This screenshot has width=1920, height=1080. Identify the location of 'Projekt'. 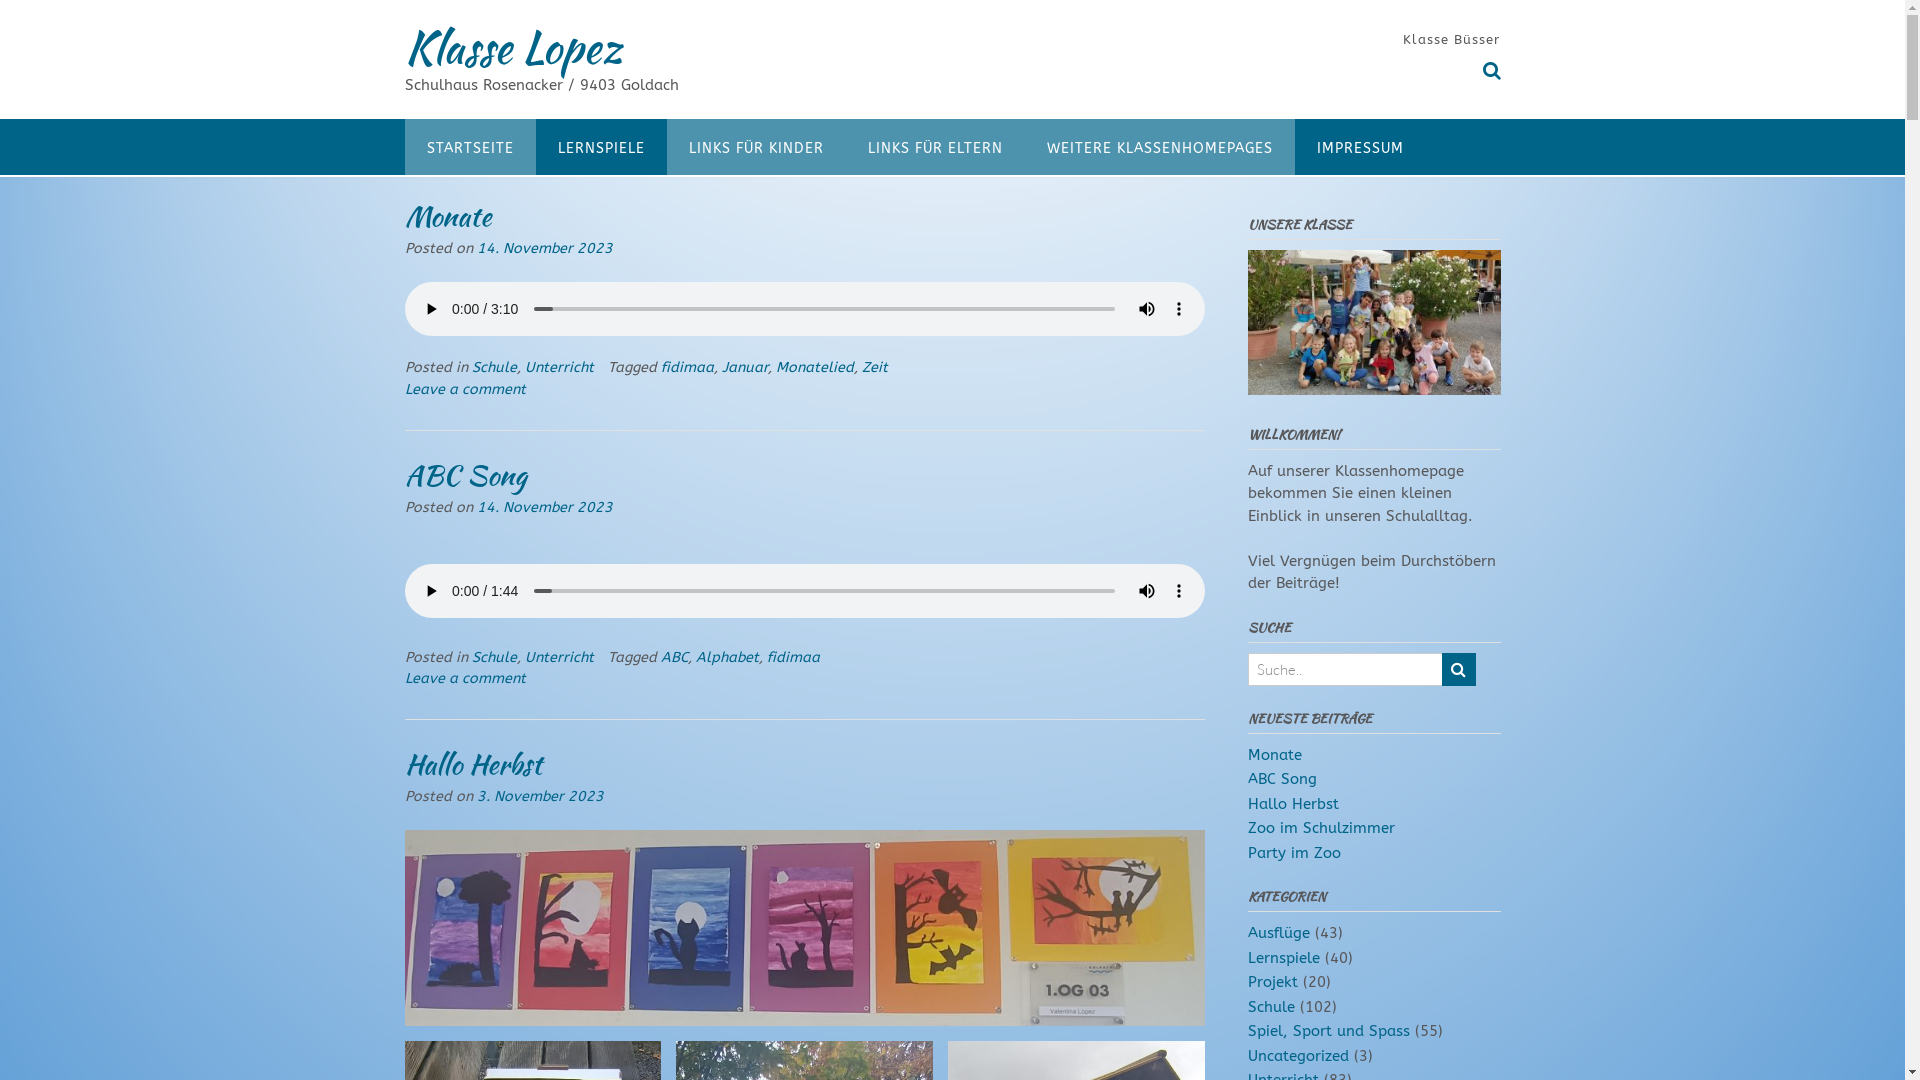
(1271, 981).